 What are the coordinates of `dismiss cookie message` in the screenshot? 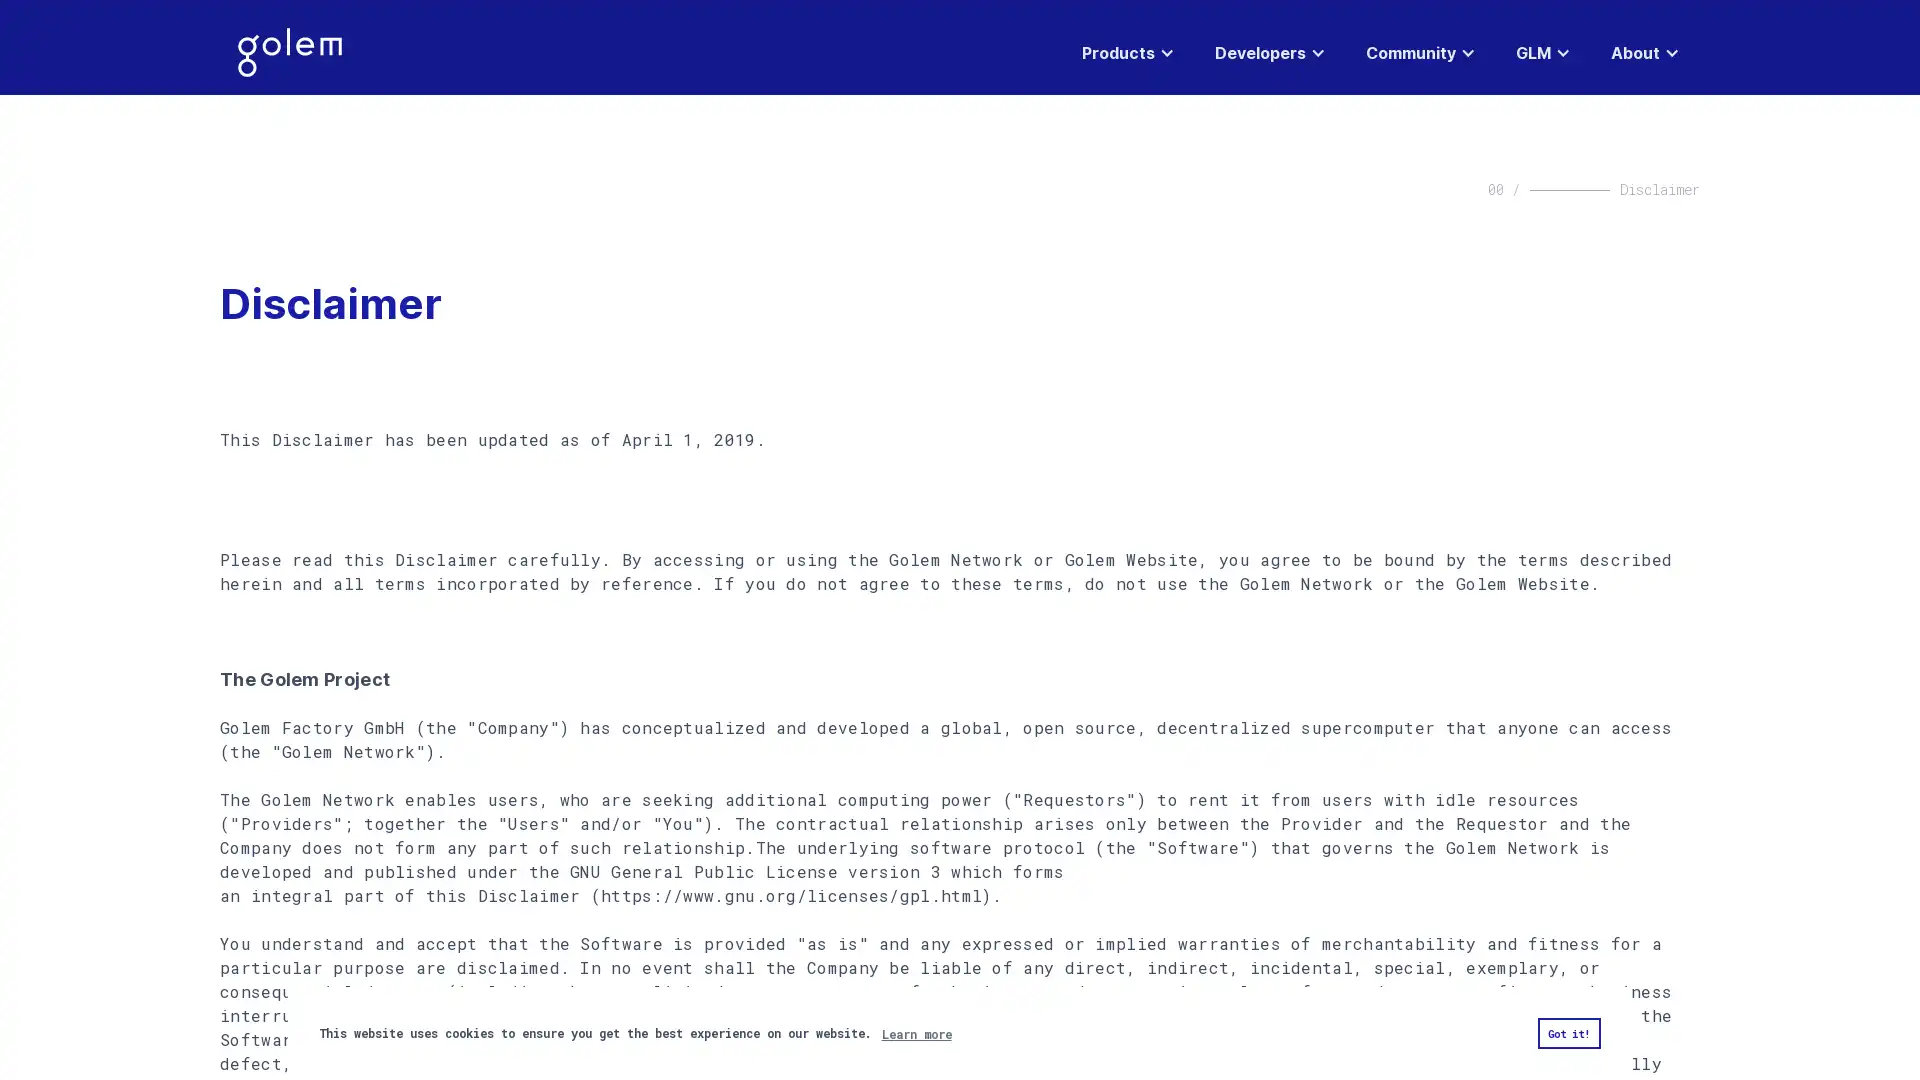 It's located at (1567, 1033).